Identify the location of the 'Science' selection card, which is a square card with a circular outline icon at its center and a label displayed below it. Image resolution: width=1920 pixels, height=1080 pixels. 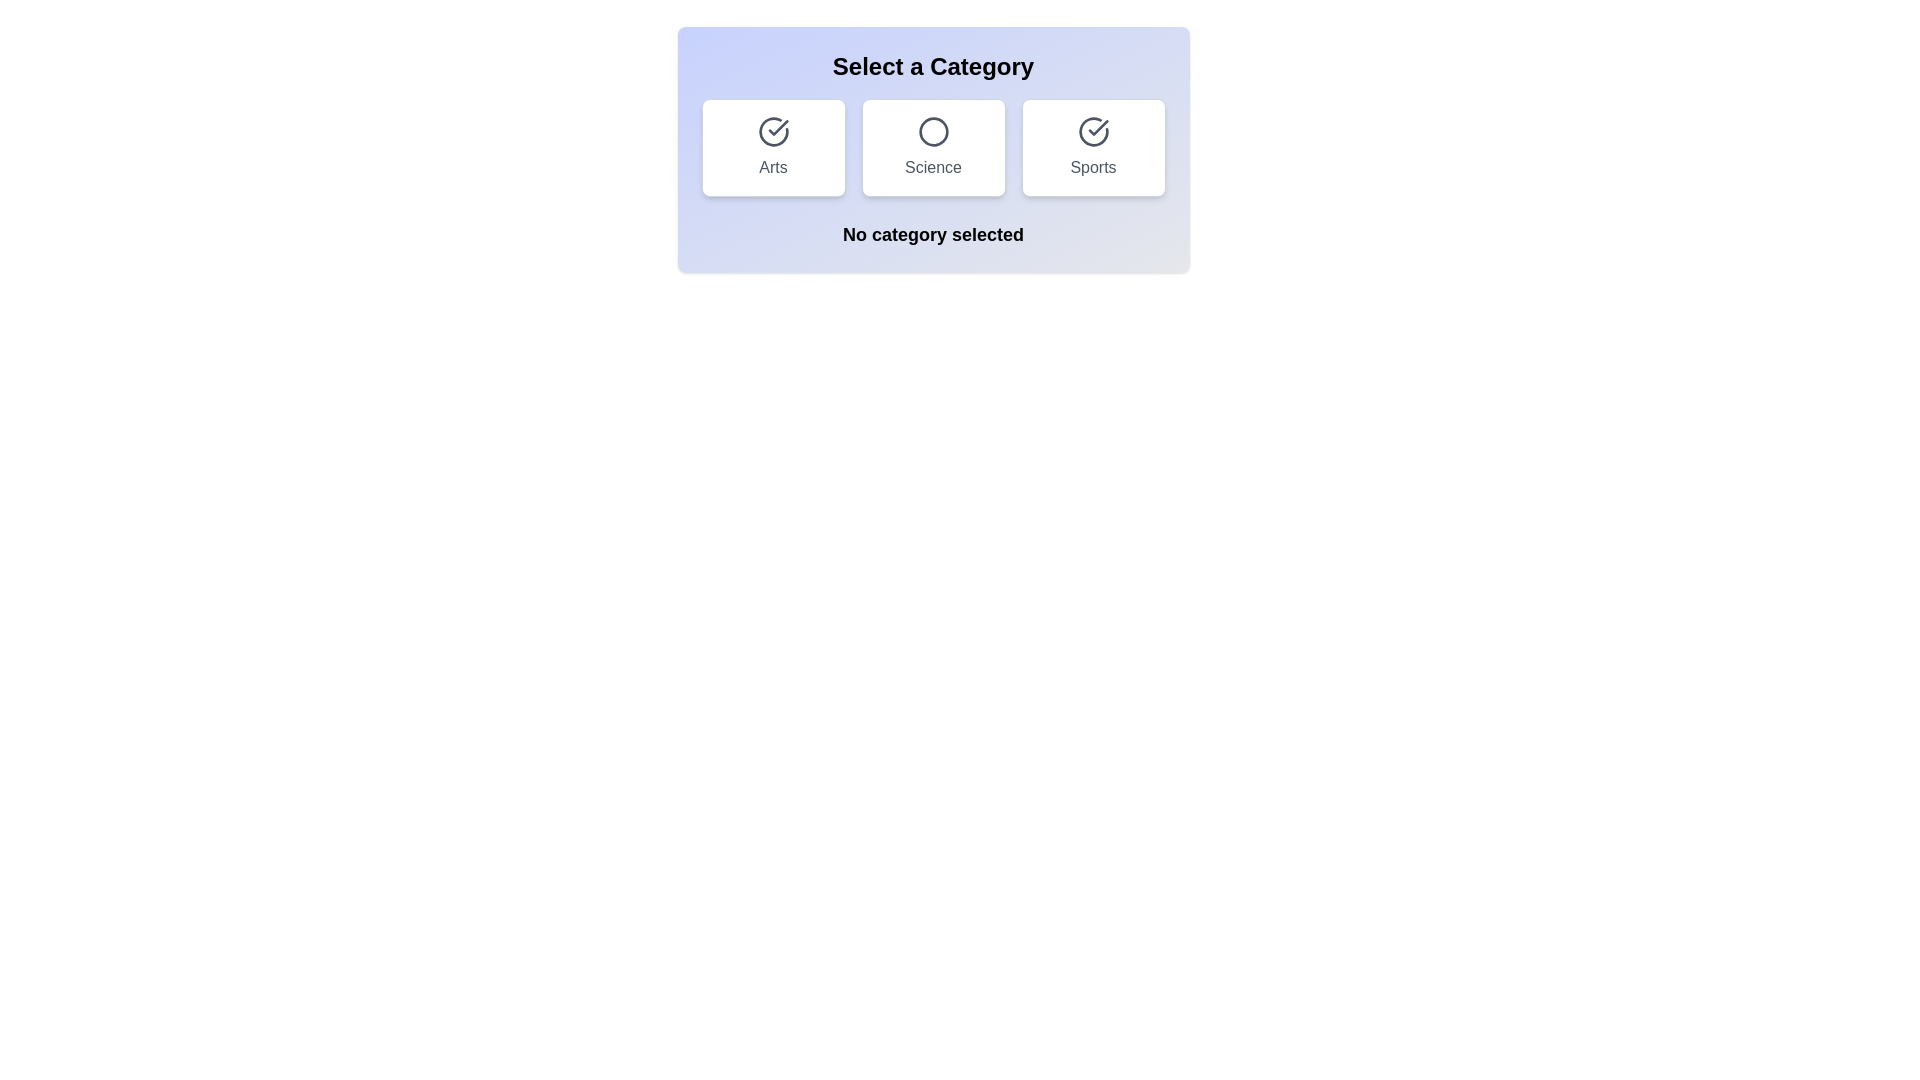
(932, 149).